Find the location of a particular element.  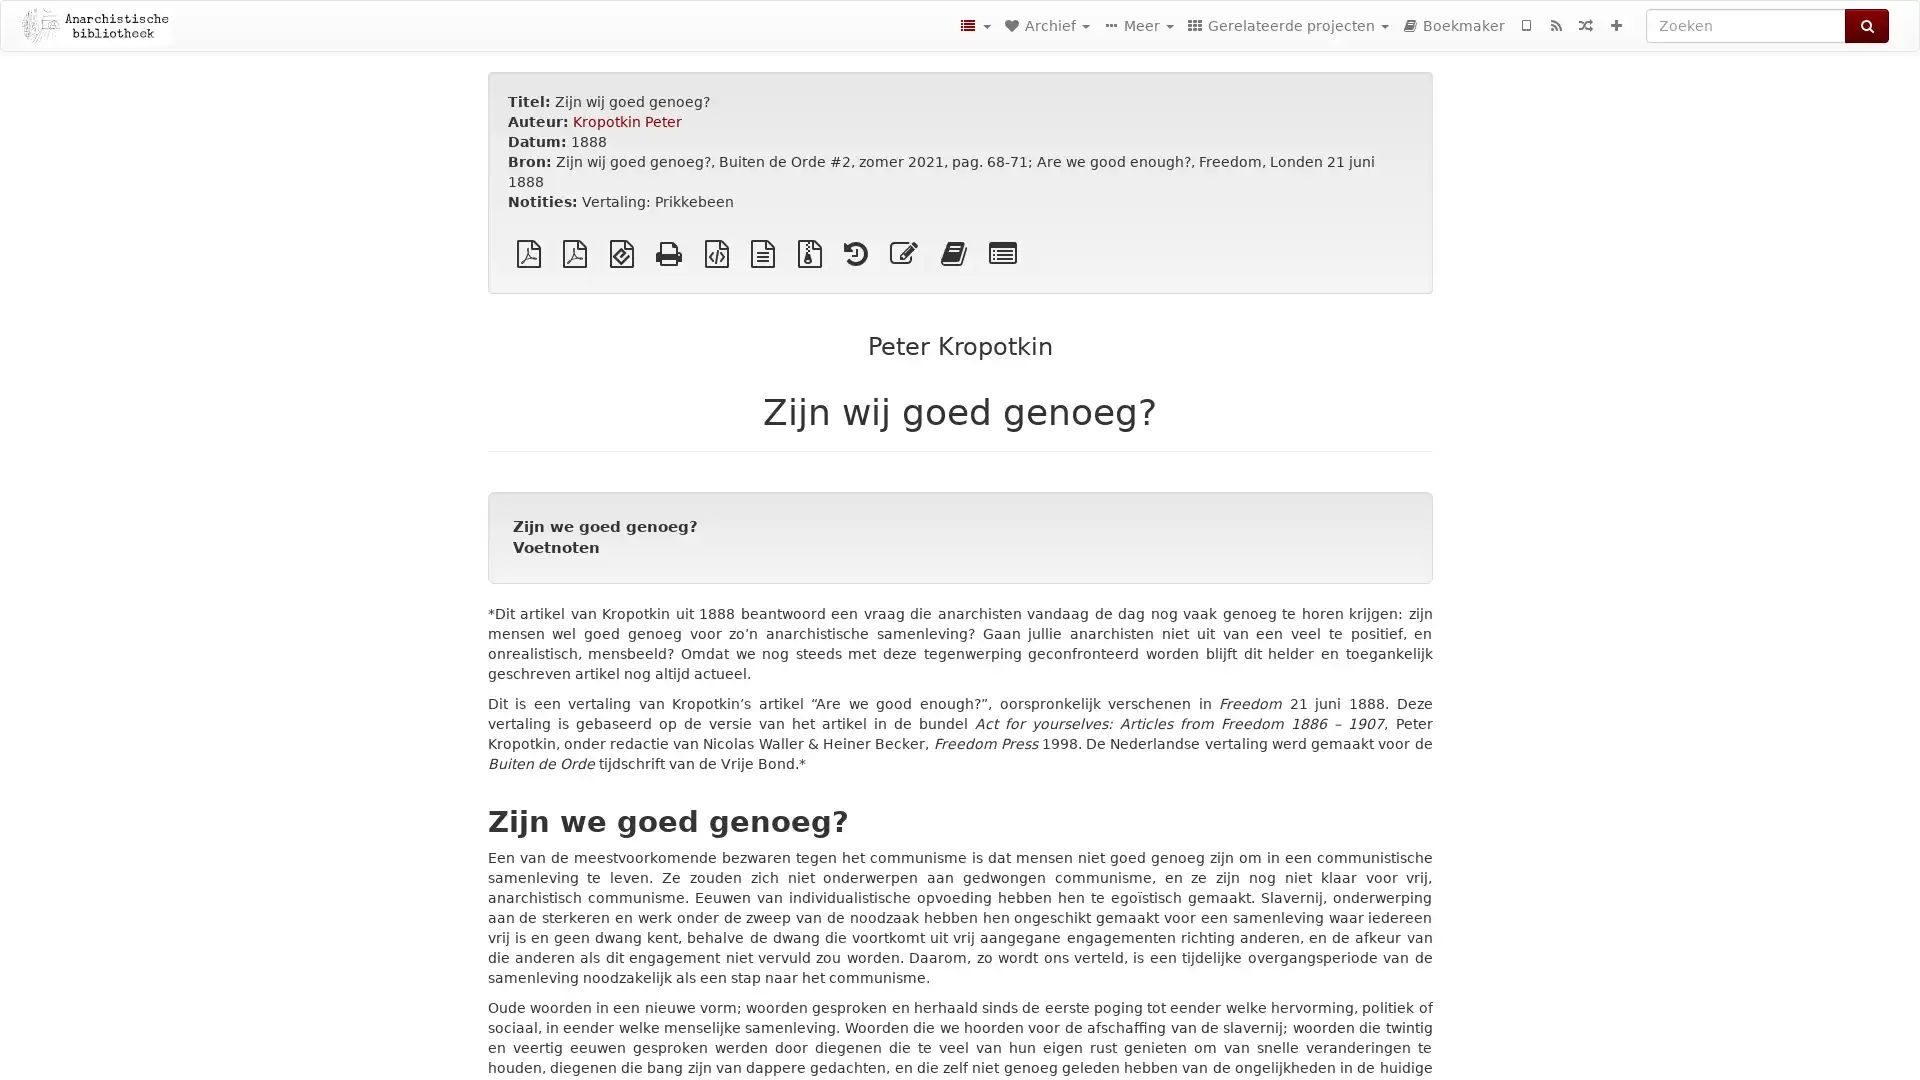

Zoeken is located at coordinates (1866, 26).